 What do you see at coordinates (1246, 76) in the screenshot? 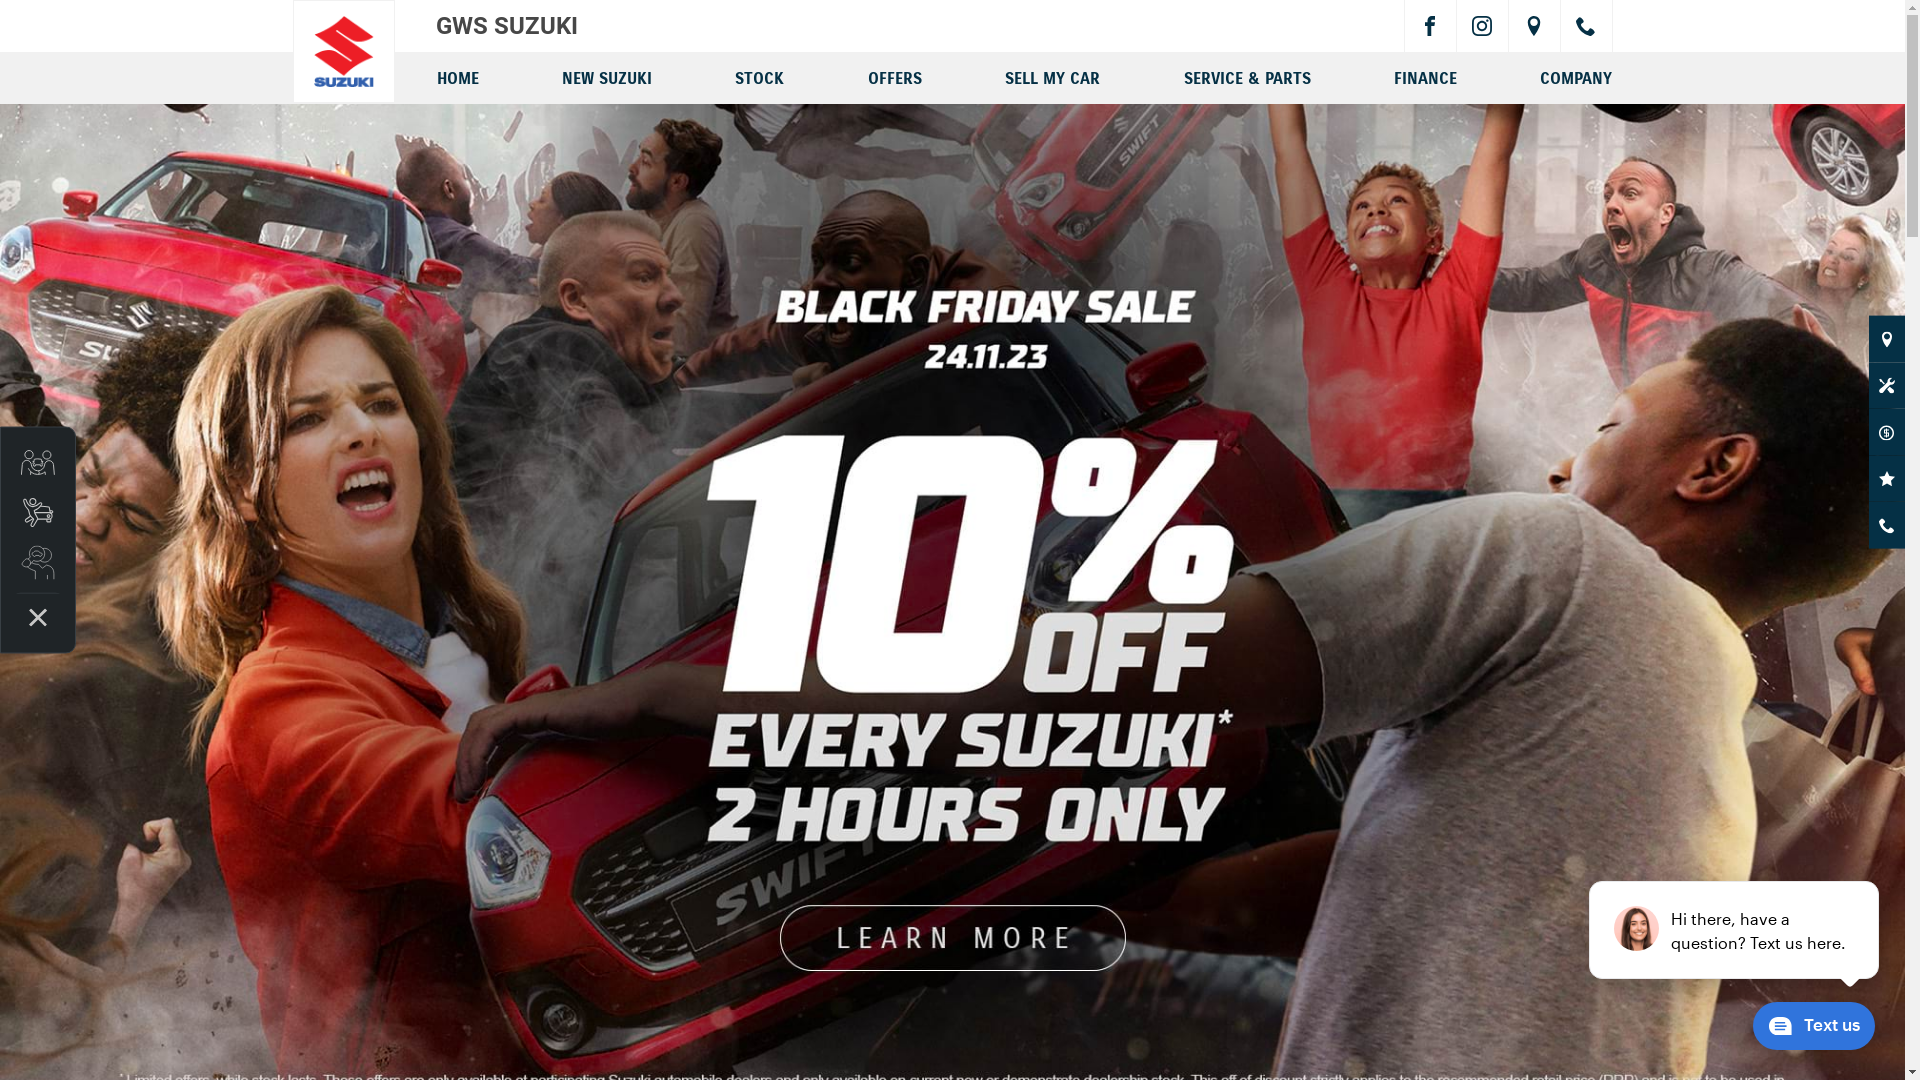
I see `'SERVICE & PARTS'` at bounding box center [1246, 76].